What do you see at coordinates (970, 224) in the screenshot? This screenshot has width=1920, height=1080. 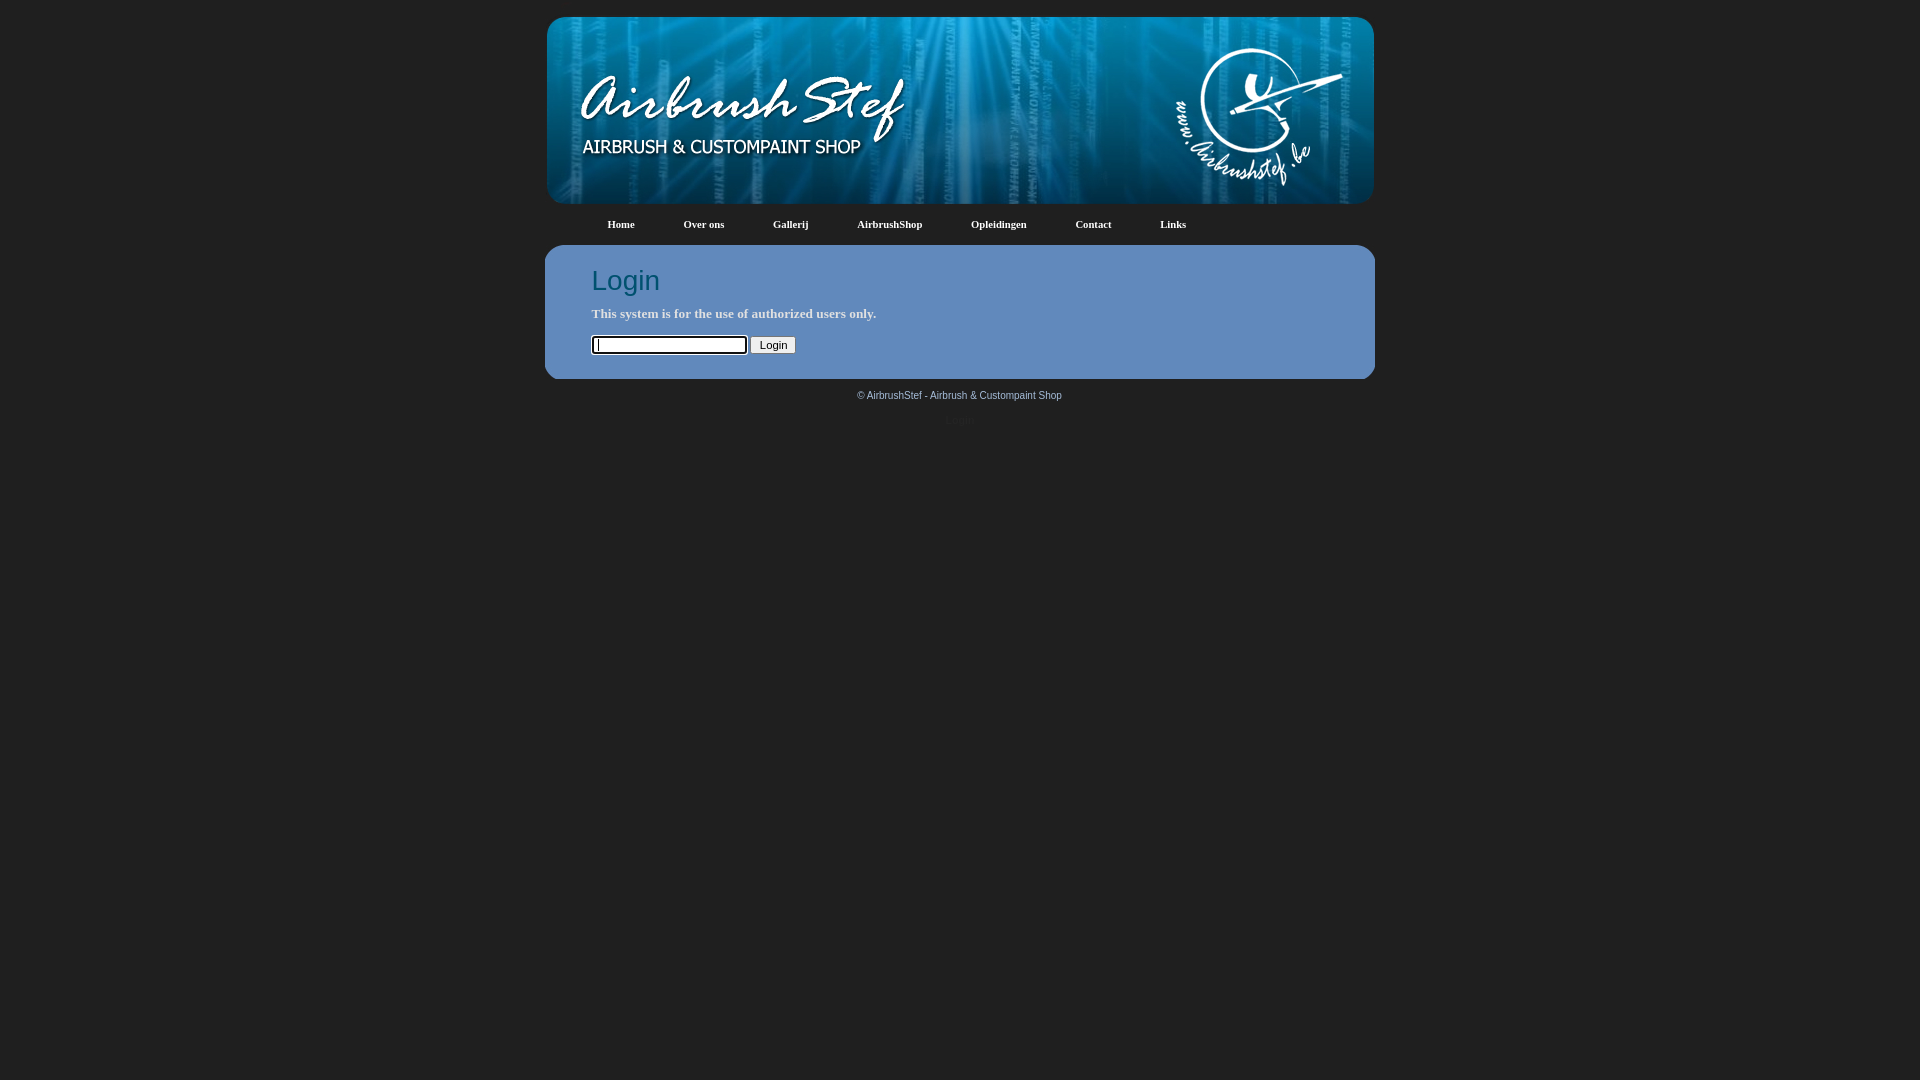 I see `'Opleidingen'` at bounding box center [970, 224].